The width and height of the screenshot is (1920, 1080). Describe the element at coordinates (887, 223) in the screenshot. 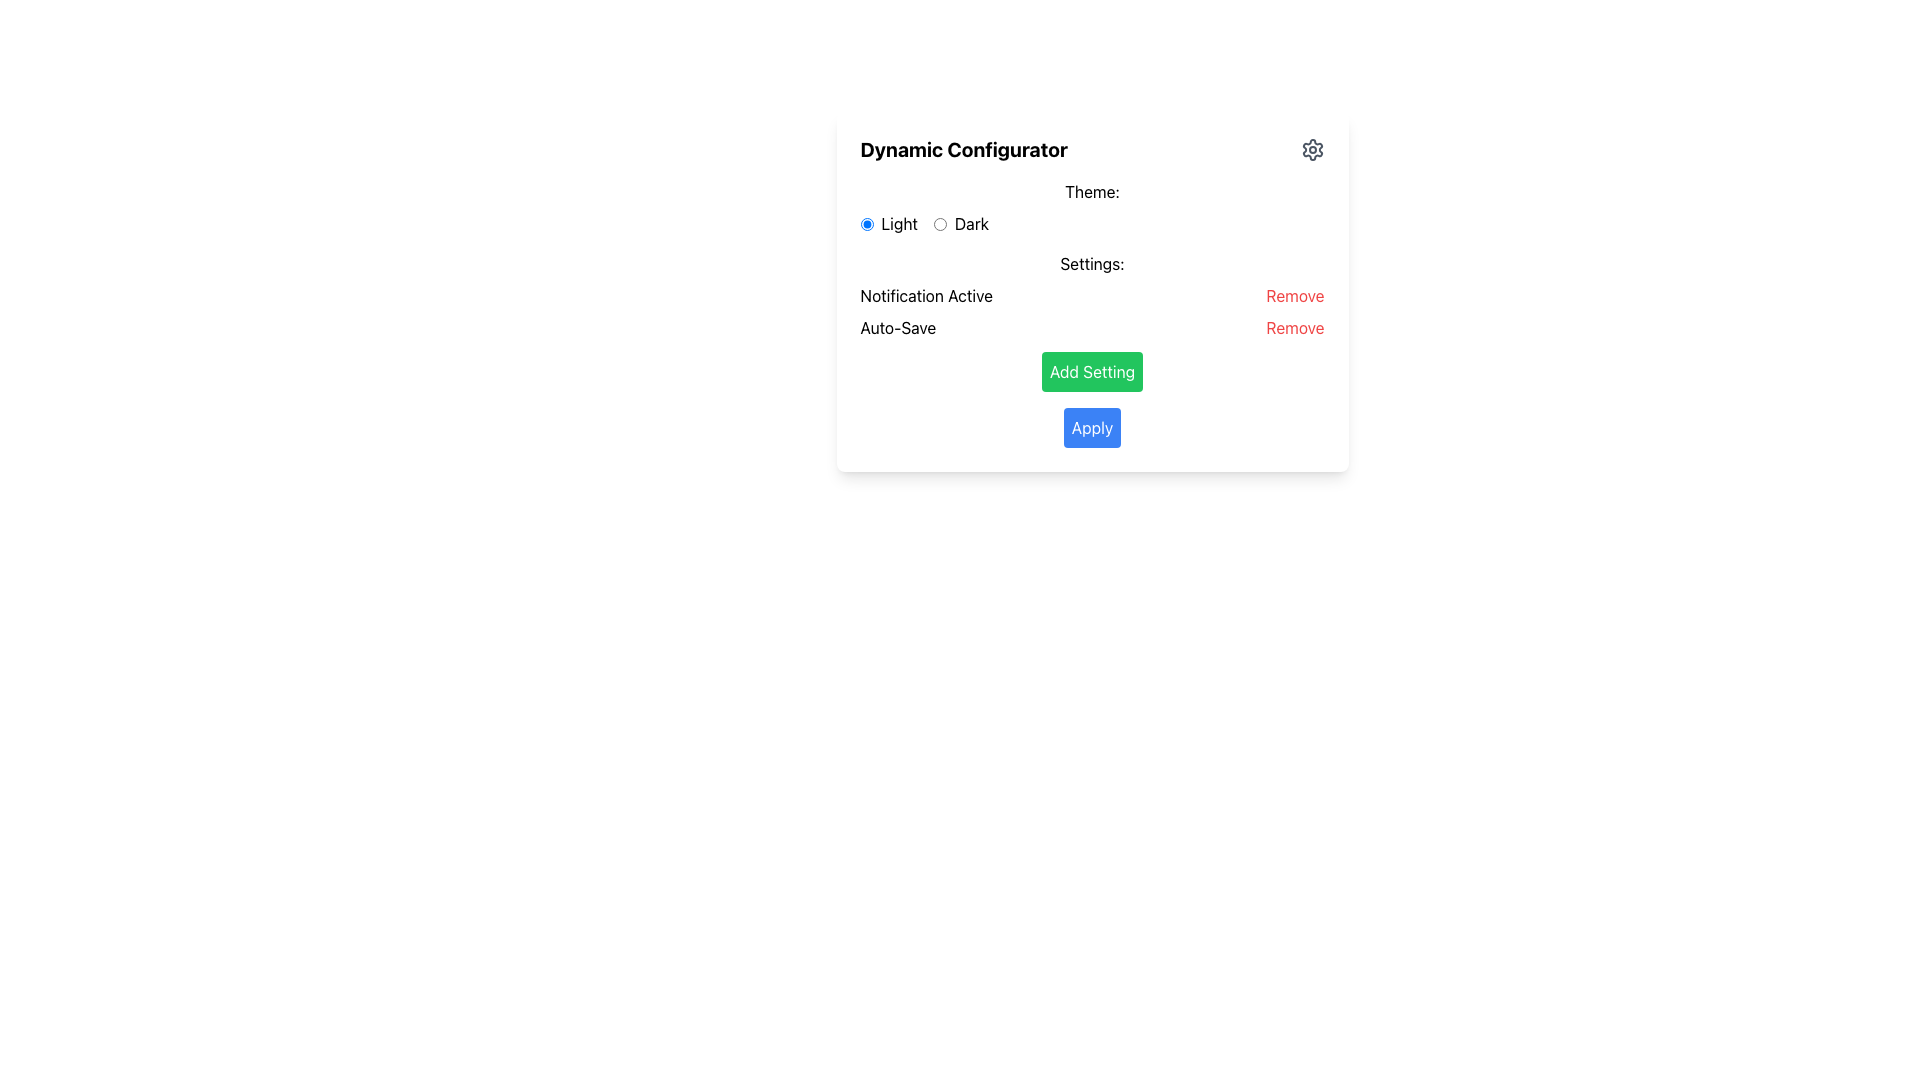

I see `the 'Light' radio button` at that location.